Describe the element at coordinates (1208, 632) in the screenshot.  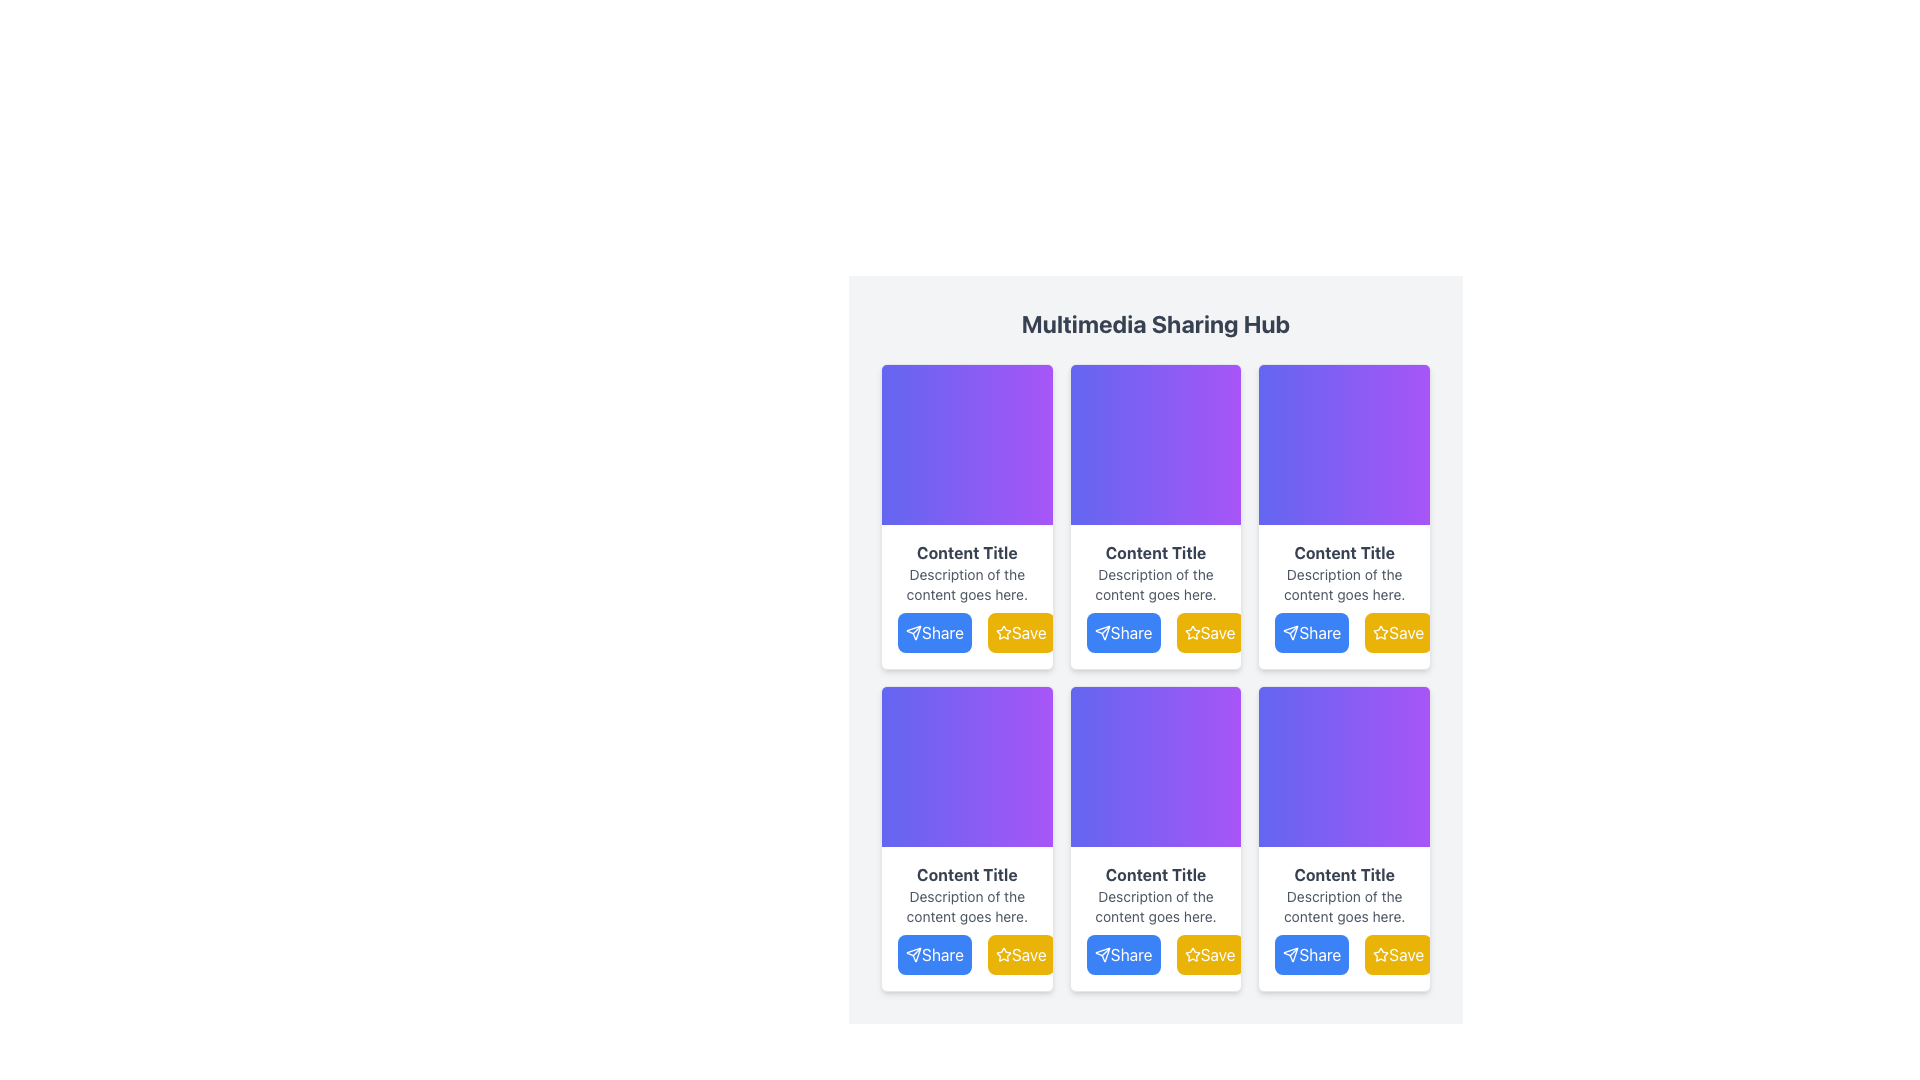
I see `the 'Save' button located at the bottom right corner of the second card in the multimedia sharing interface` at that location.